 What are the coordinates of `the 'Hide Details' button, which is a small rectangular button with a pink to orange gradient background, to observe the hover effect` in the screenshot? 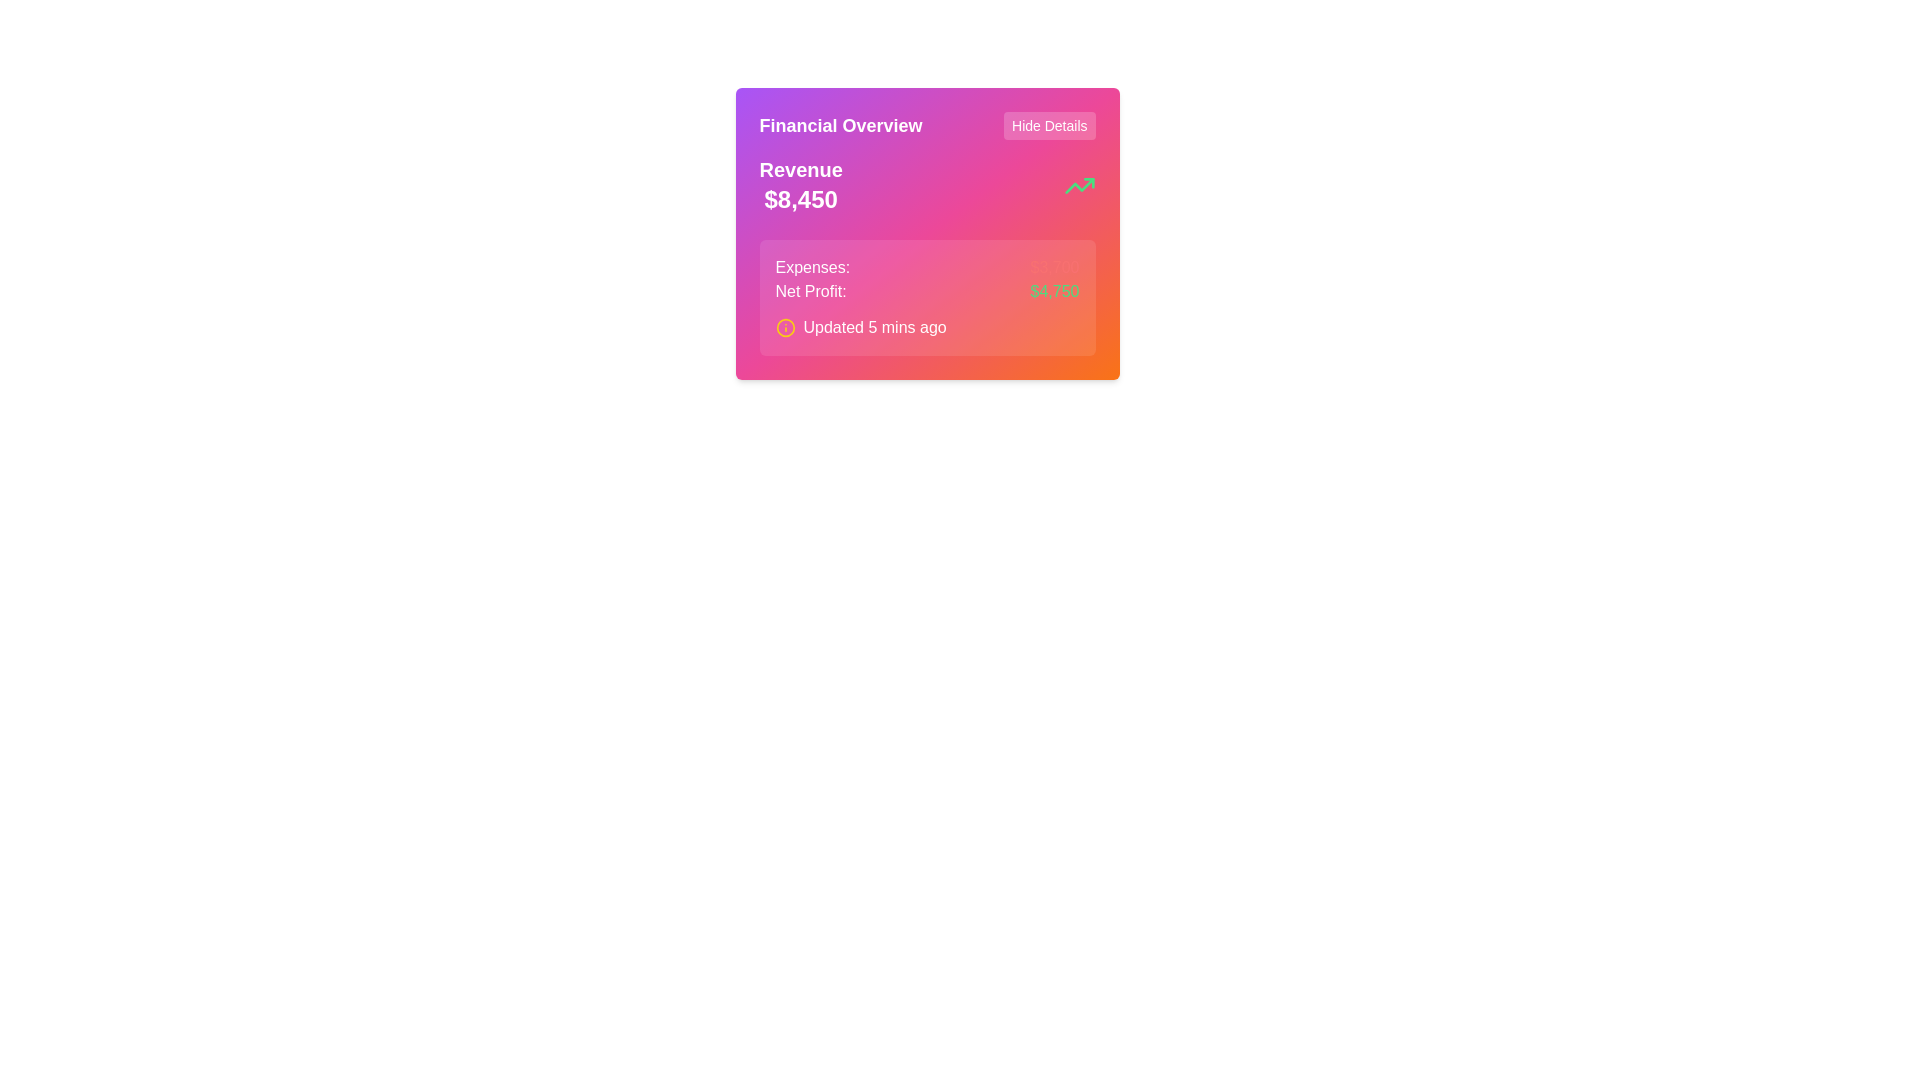 It's located at (1048, 126).